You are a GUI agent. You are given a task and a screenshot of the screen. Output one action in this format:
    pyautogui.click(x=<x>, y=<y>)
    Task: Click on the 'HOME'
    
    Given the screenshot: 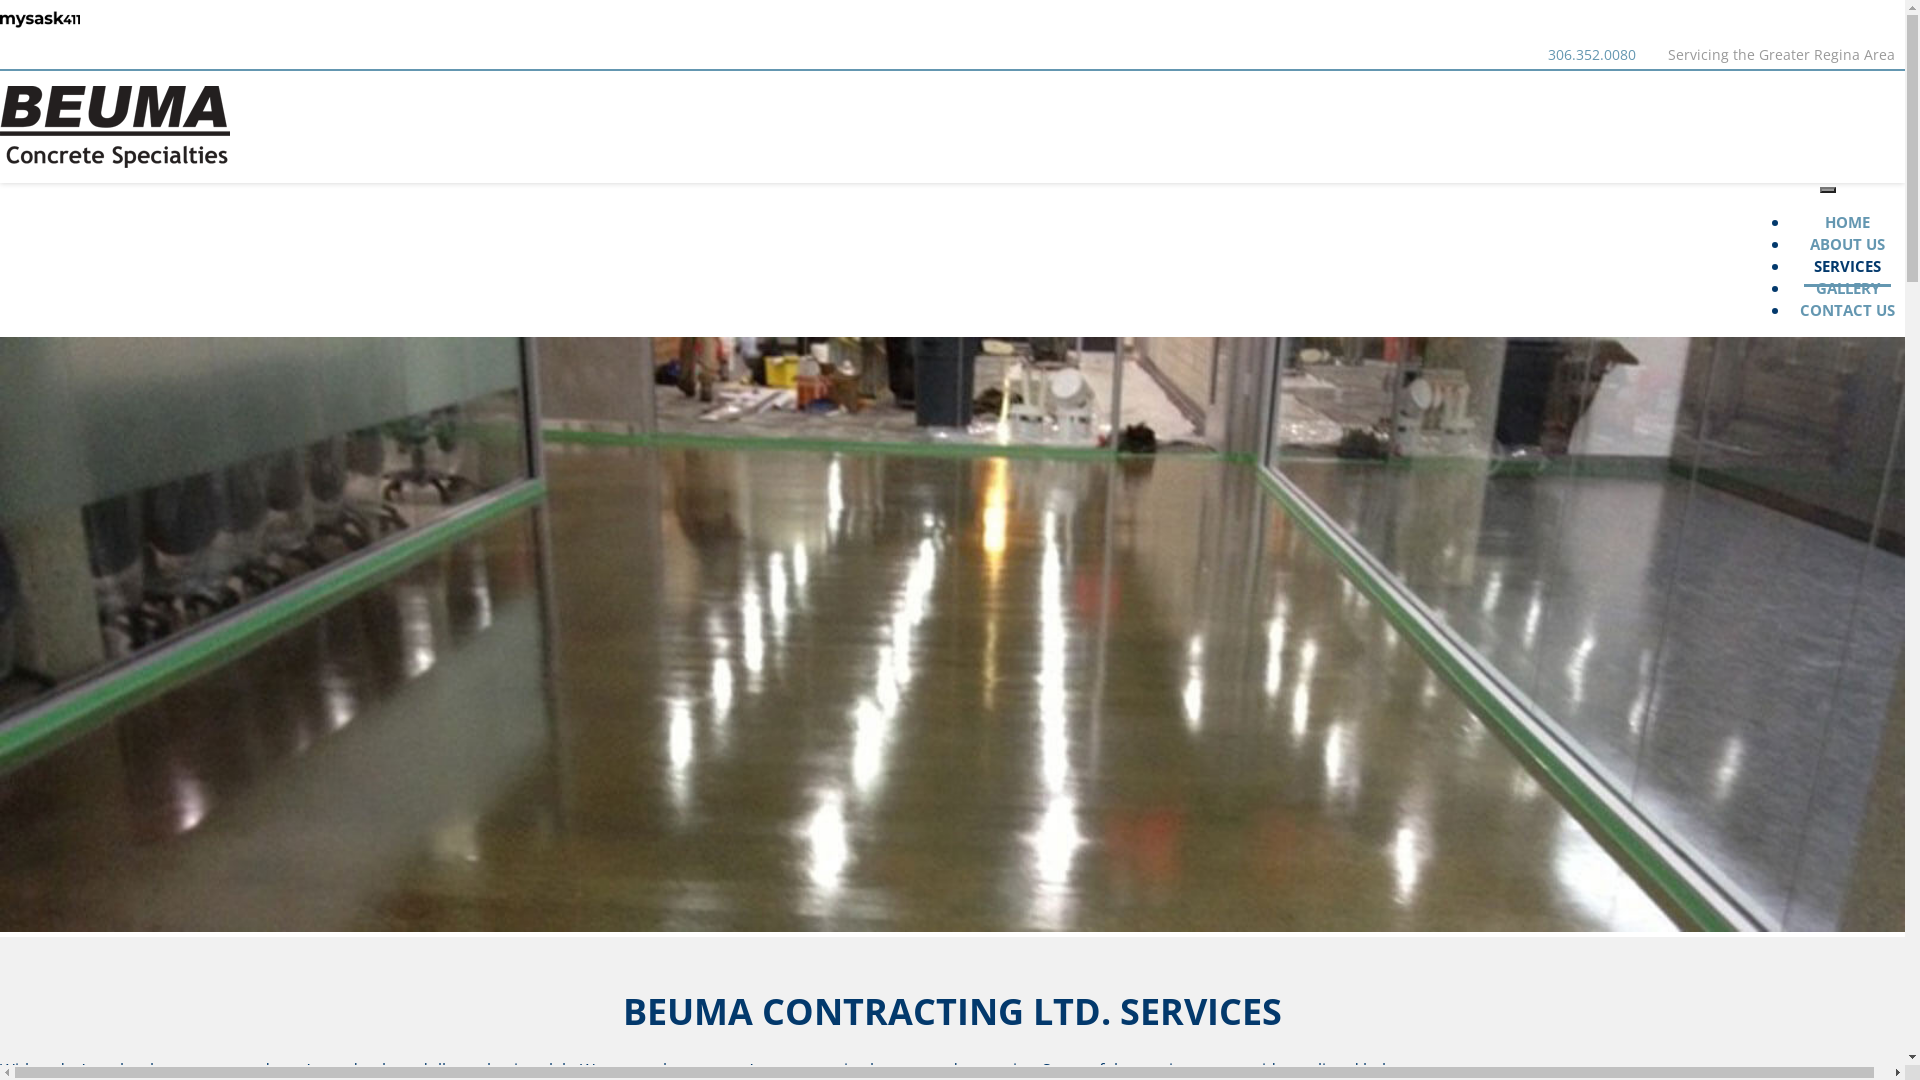 What is the action you would take?
    pyautogui.click(x=1846, y=223)
    